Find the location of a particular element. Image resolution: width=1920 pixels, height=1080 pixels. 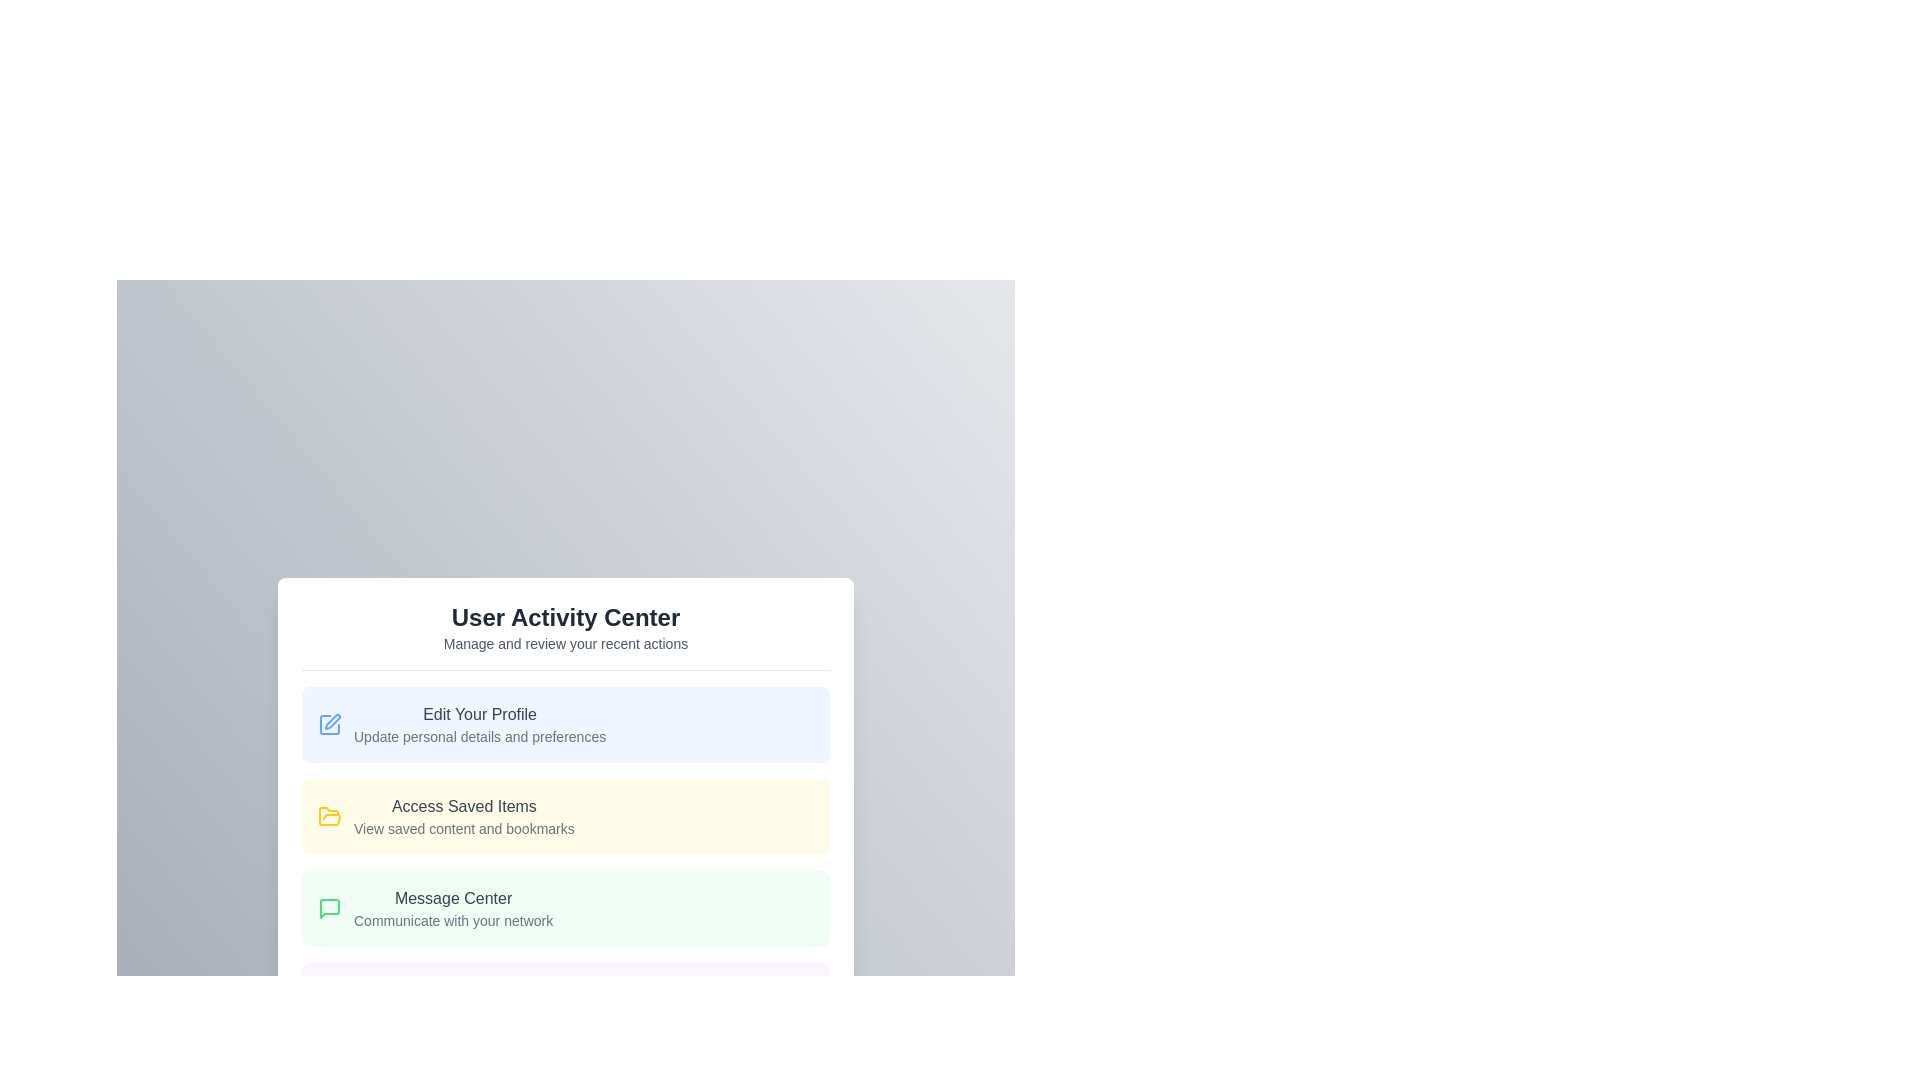

the green speech bubble-shaped icon located to the left of the 'Message Center' text within the light green box in the 'User Activity Center' is located at coordinates (330, 907).